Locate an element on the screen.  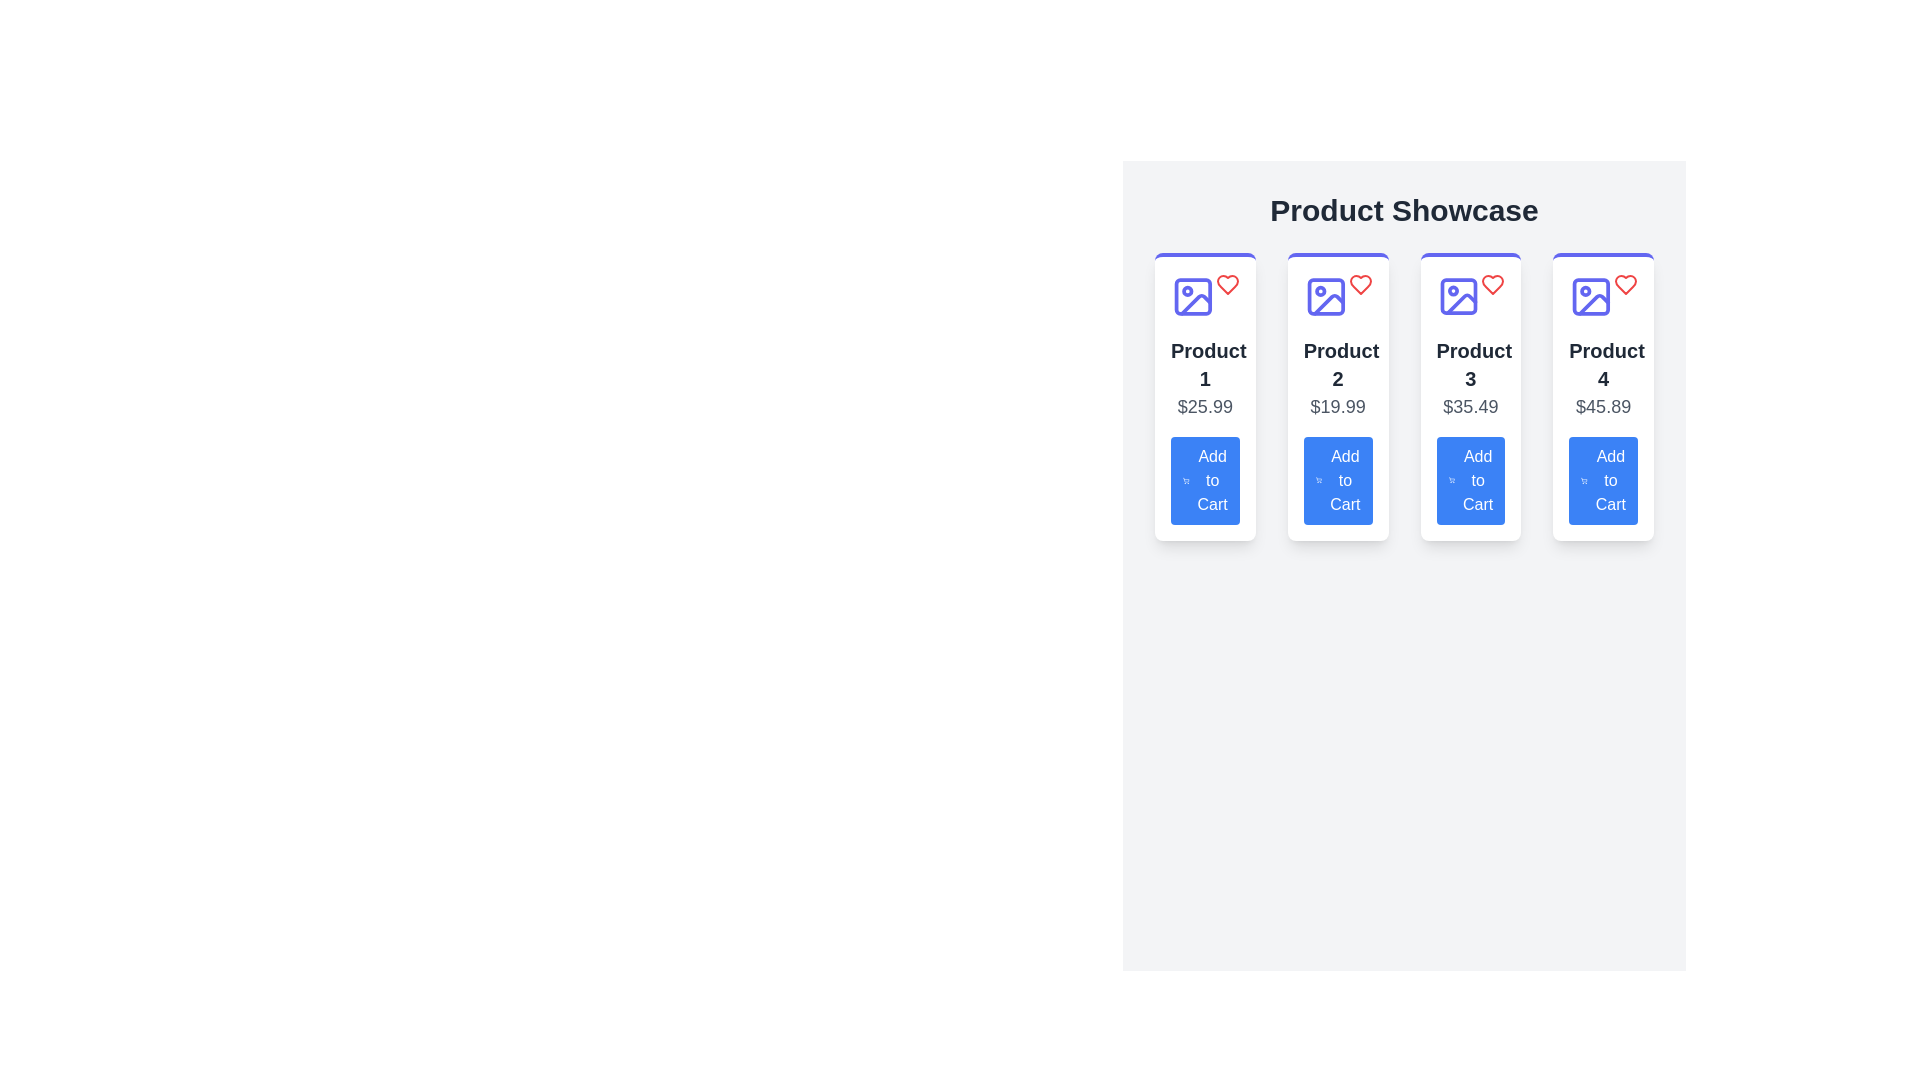
the icon representing an image on the product showcase card for 'Product 3', which is a rounded rectangle with a blue border located centrally at the top of the card is located at coordinates (1458, 297).